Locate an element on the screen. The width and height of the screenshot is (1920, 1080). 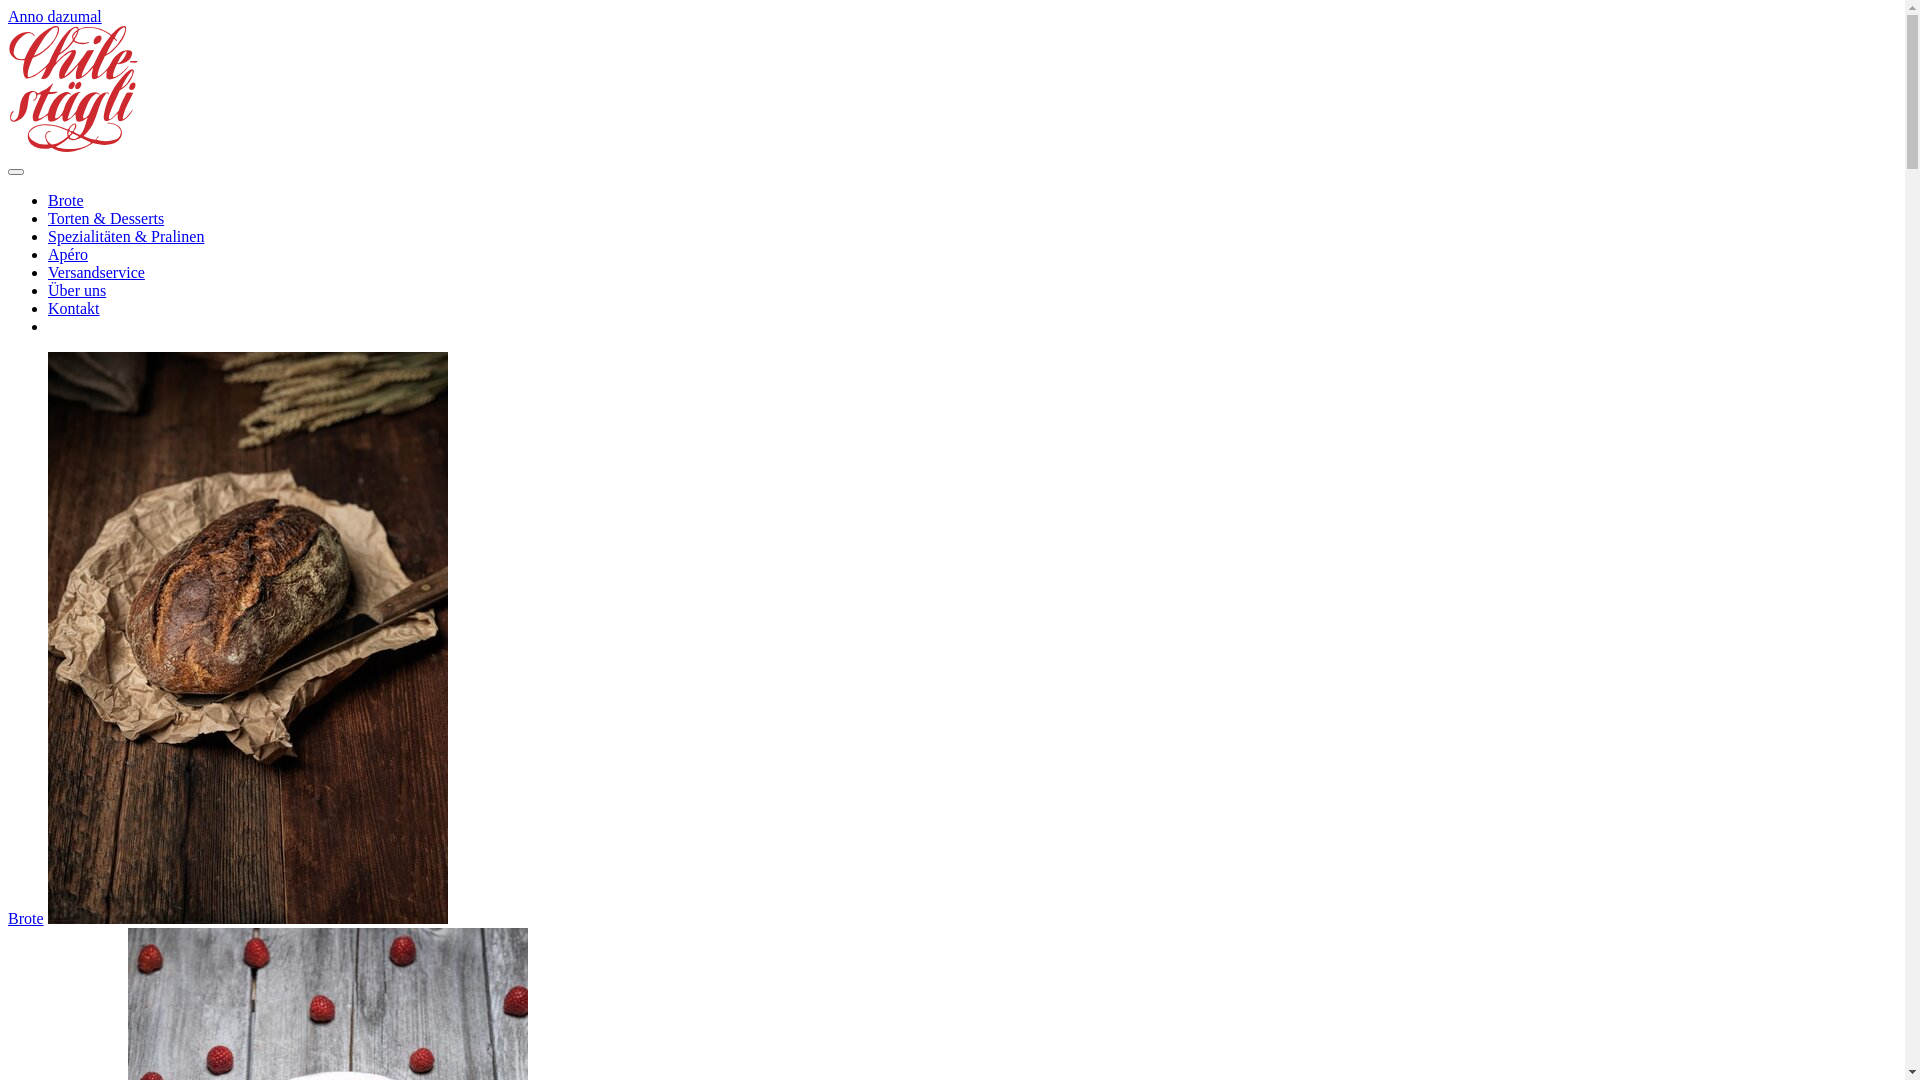
'Anno dazumal' is located at coordinates (8, 16).